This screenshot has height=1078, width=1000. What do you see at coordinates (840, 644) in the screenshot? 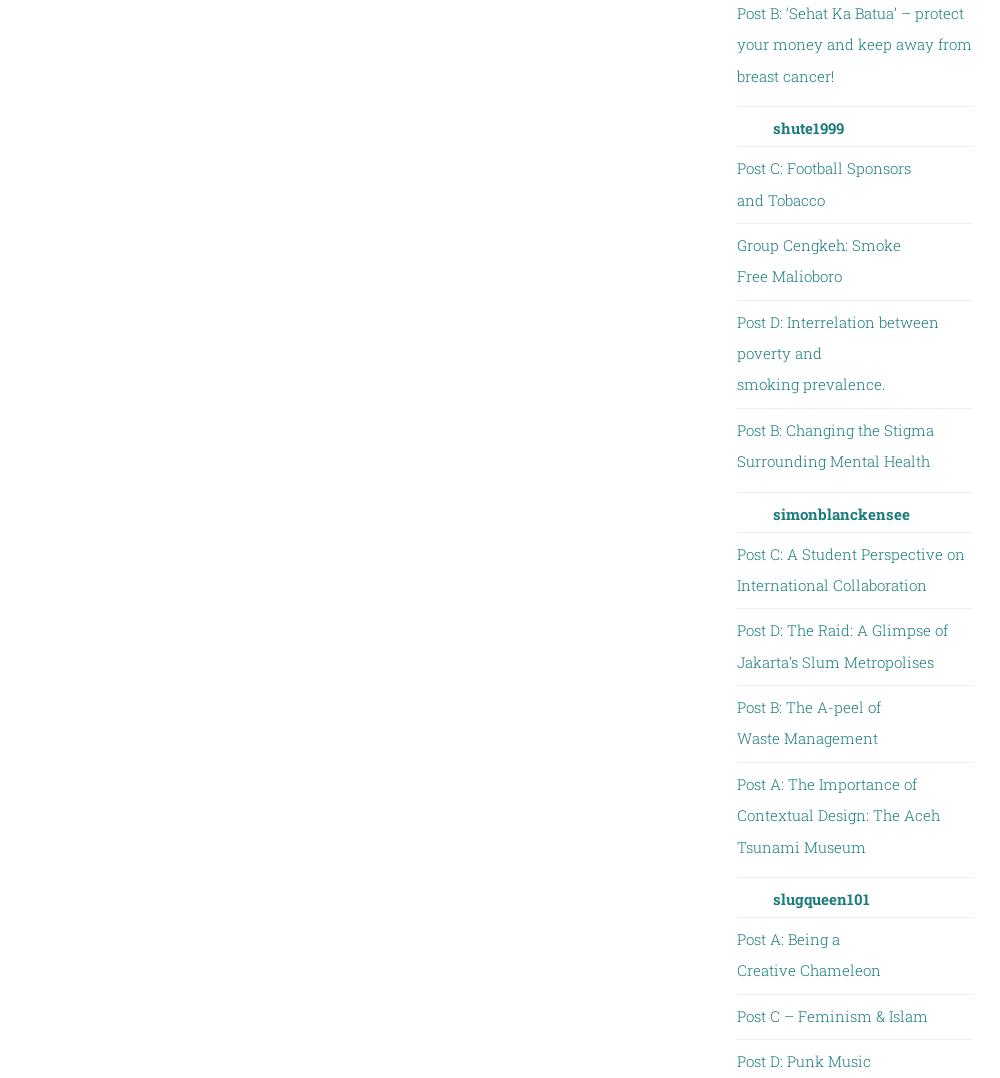
I see `'Post D: The Raid: A Glimpse of Jakarta’s Slum Metropolises'` at bounding box center [840, 644].